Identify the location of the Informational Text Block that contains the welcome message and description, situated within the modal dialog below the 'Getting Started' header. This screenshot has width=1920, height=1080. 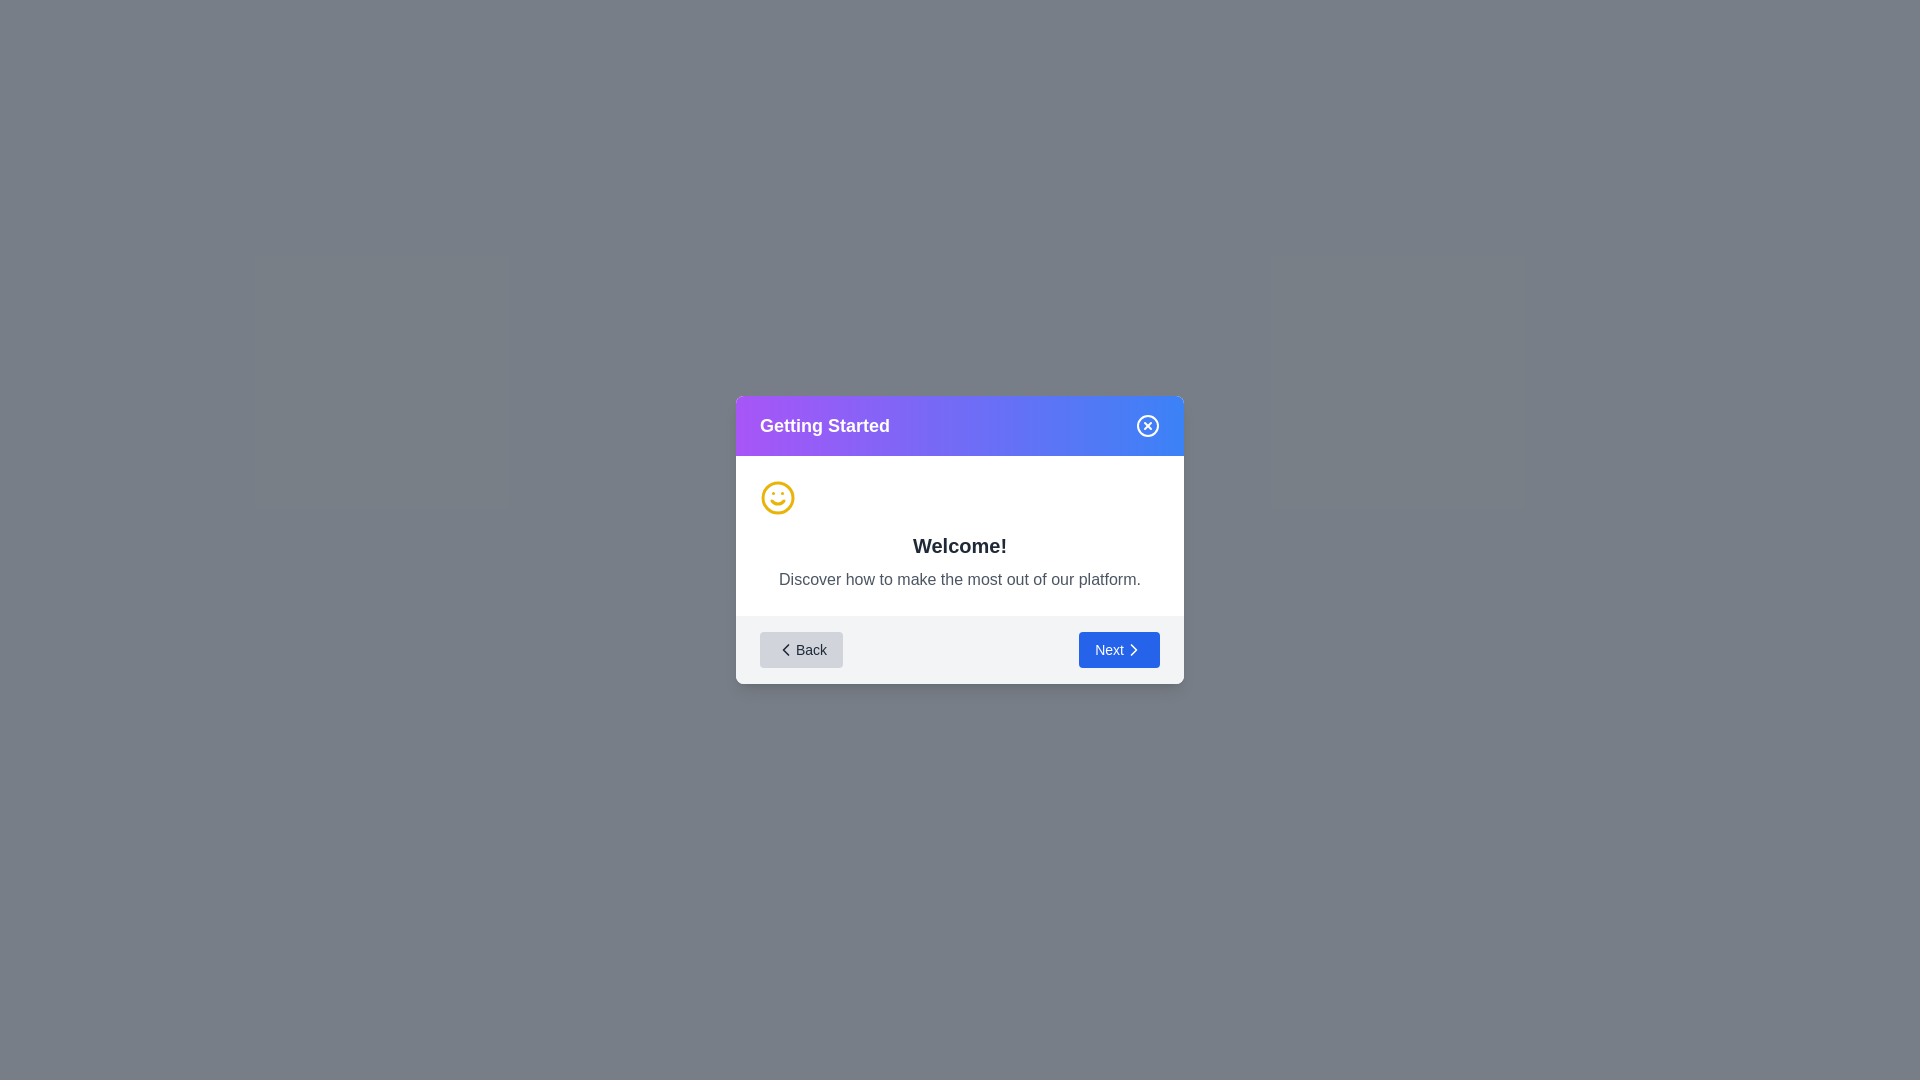
(960, 535).